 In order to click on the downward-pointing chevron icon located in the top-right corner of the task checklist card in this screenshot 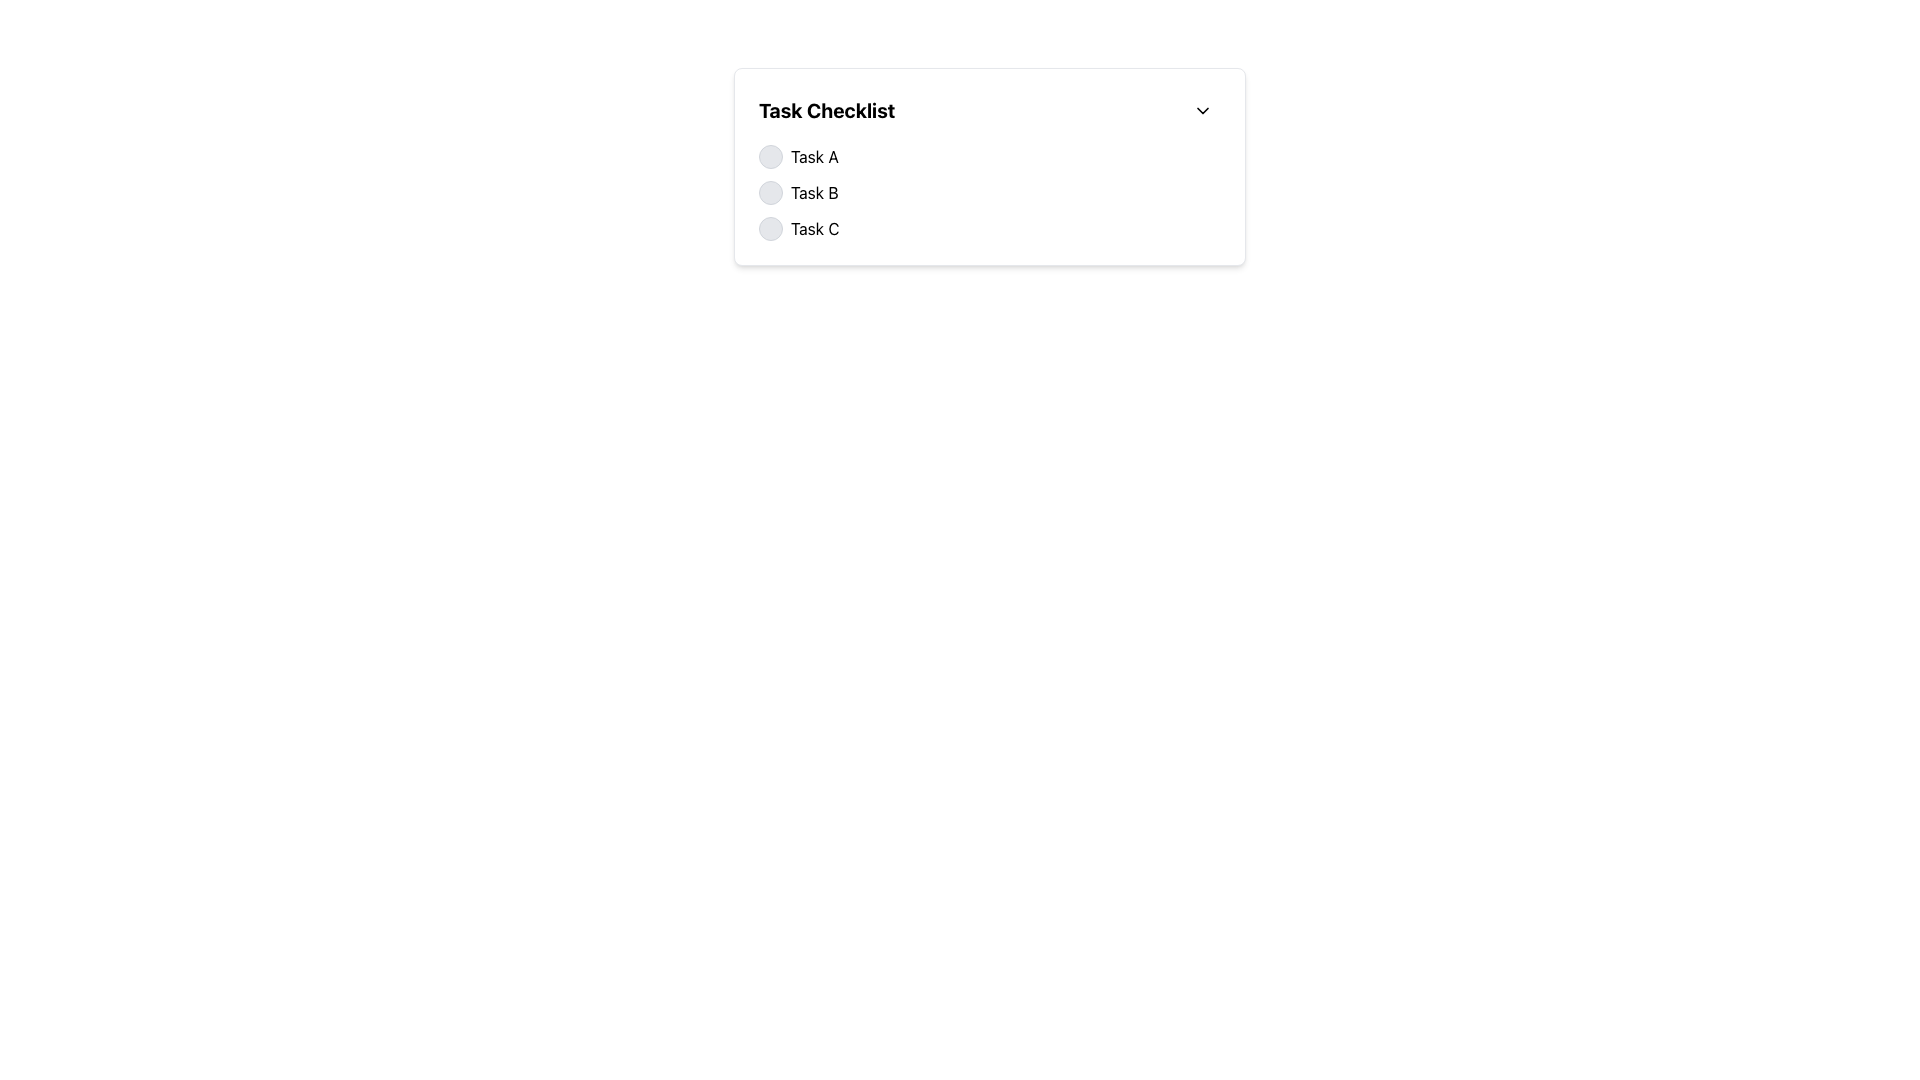, I will do `click(1202, 111)`.